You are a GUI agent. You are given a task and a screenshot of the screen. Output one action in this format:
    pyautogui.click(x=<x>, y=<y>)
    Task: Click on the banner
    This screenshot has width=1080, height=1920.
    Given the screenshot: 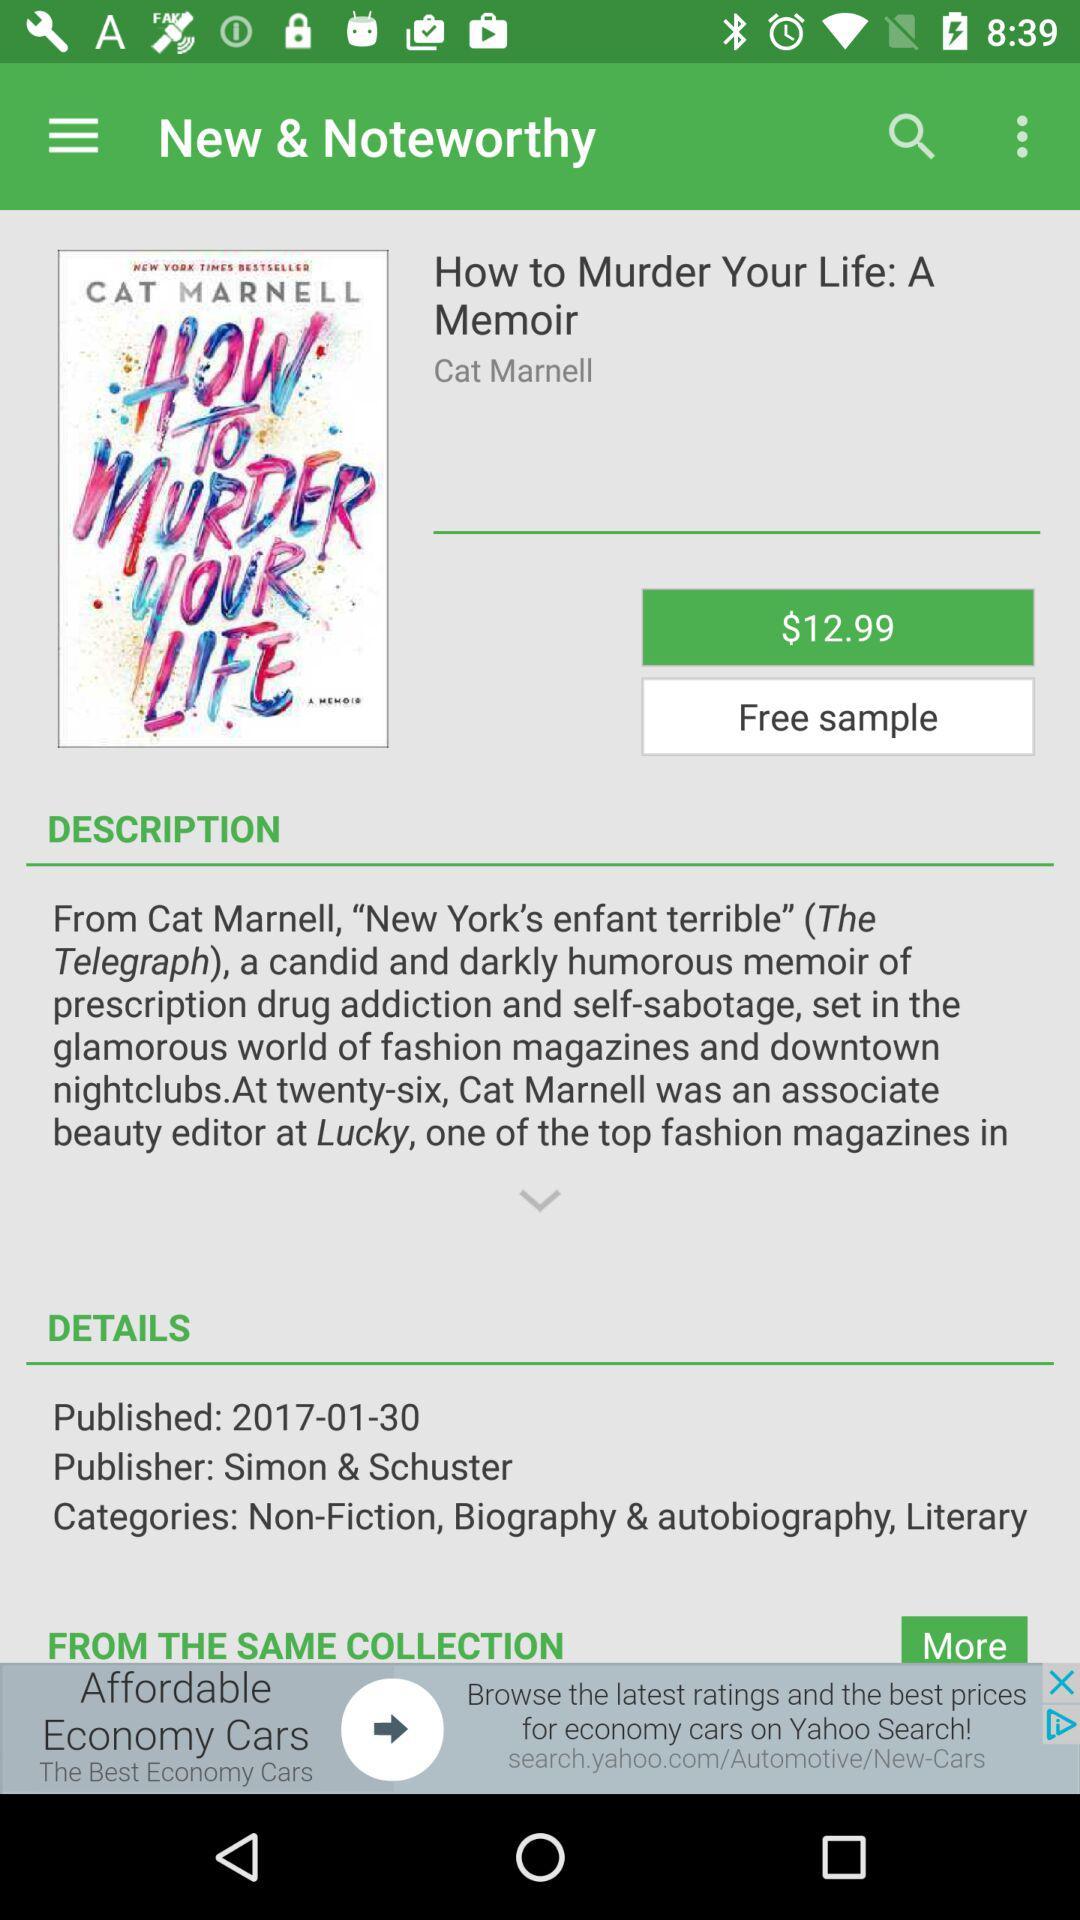 What is the action you would take?
    pyautogui.click(x=540, y=1727)
    